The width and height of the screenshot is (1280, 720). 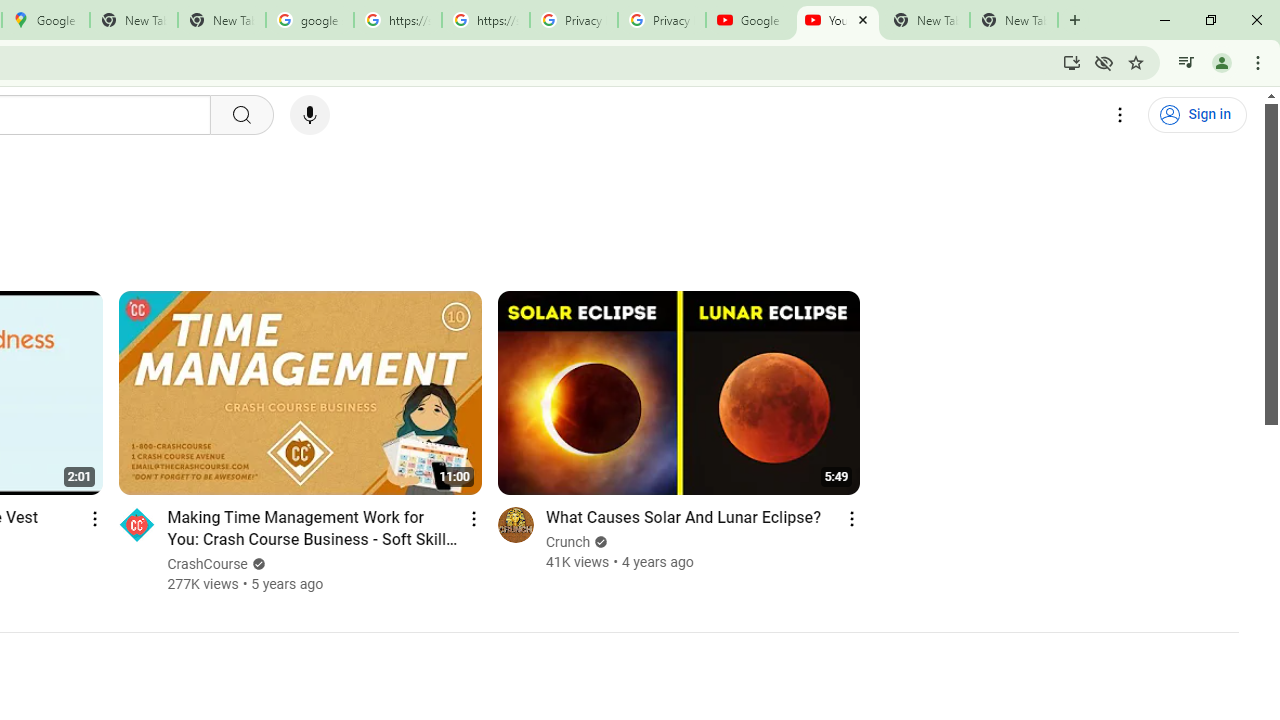 What do you see at coordinates (308, 115) in the screenshot?
I see `'Search with your voice'` at bounding box center [308, 115].